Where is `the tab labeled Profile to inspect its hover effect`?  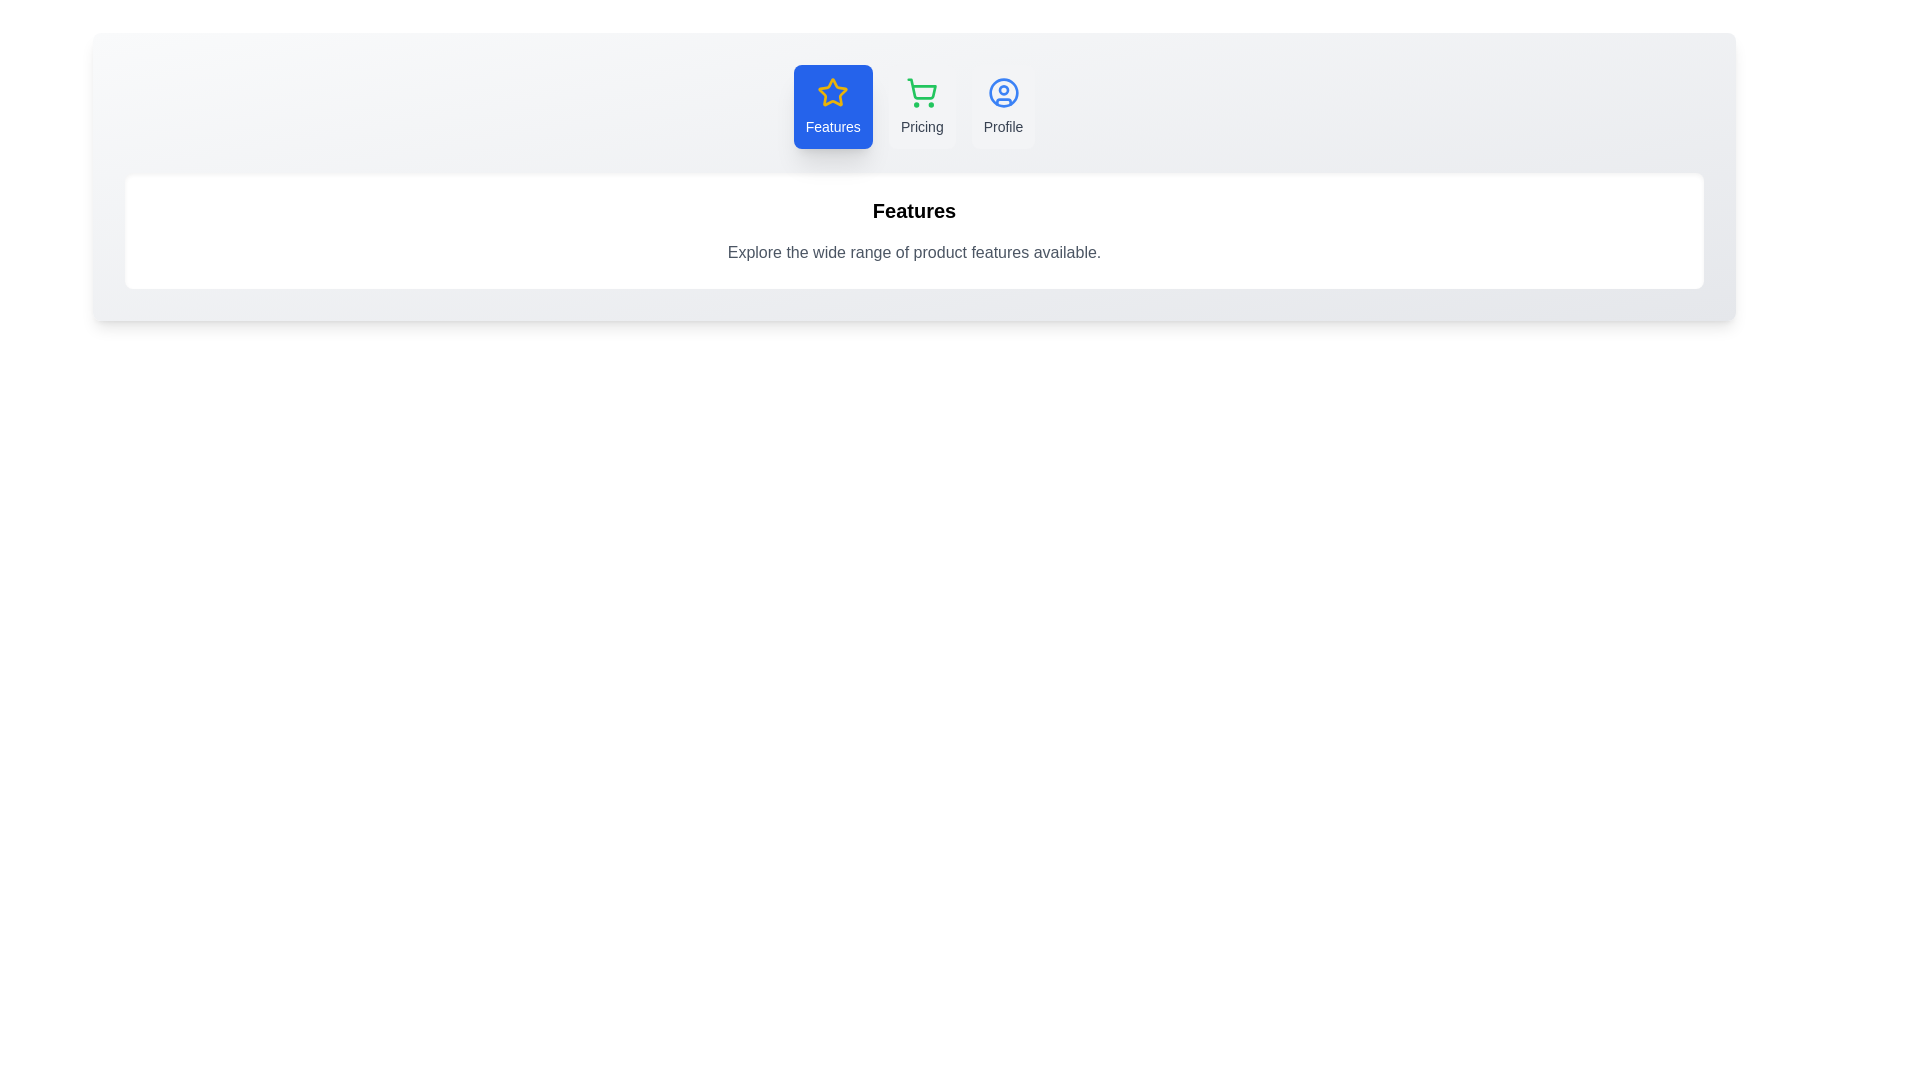
the tab labeled Profile to inspect its hover effect is located at coordinates (1003, 107).